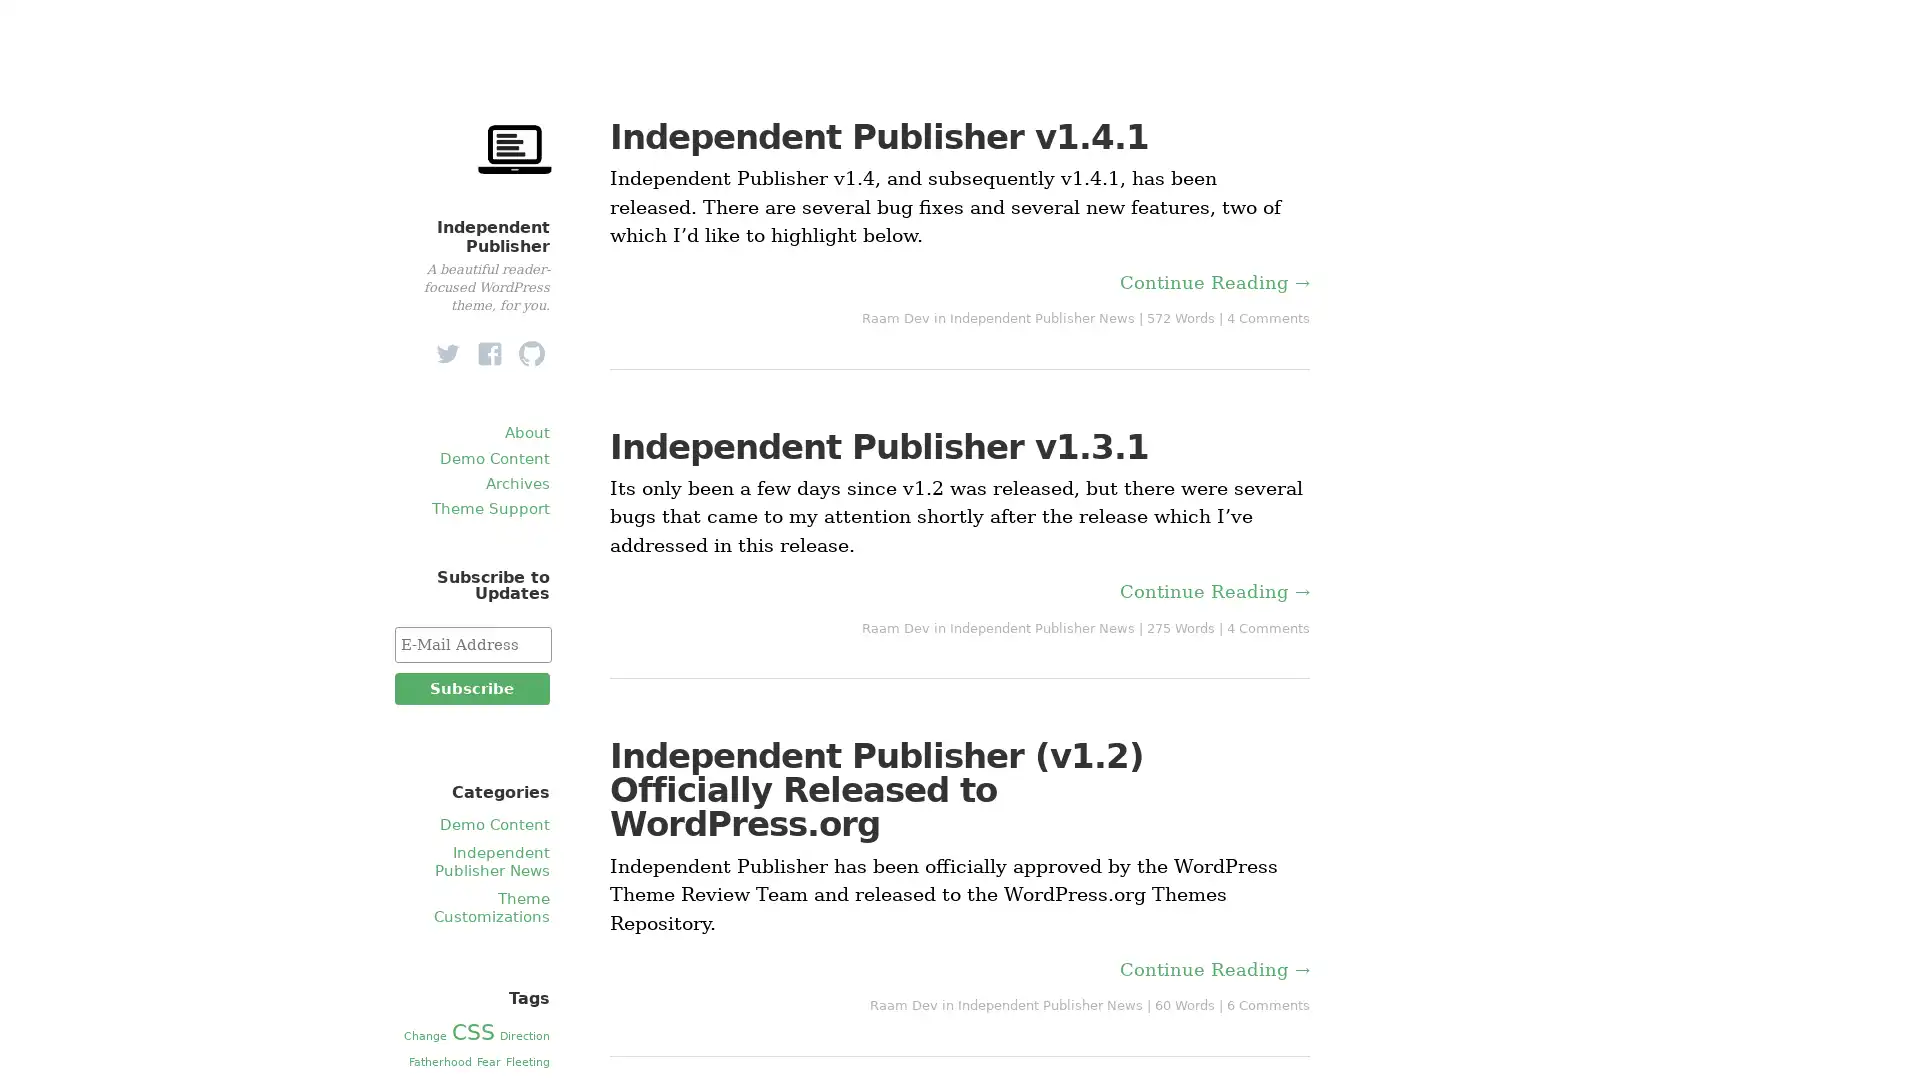 This screenshot has height=1080, width=1920. I want to click on Subscribe, so click(470, 688).